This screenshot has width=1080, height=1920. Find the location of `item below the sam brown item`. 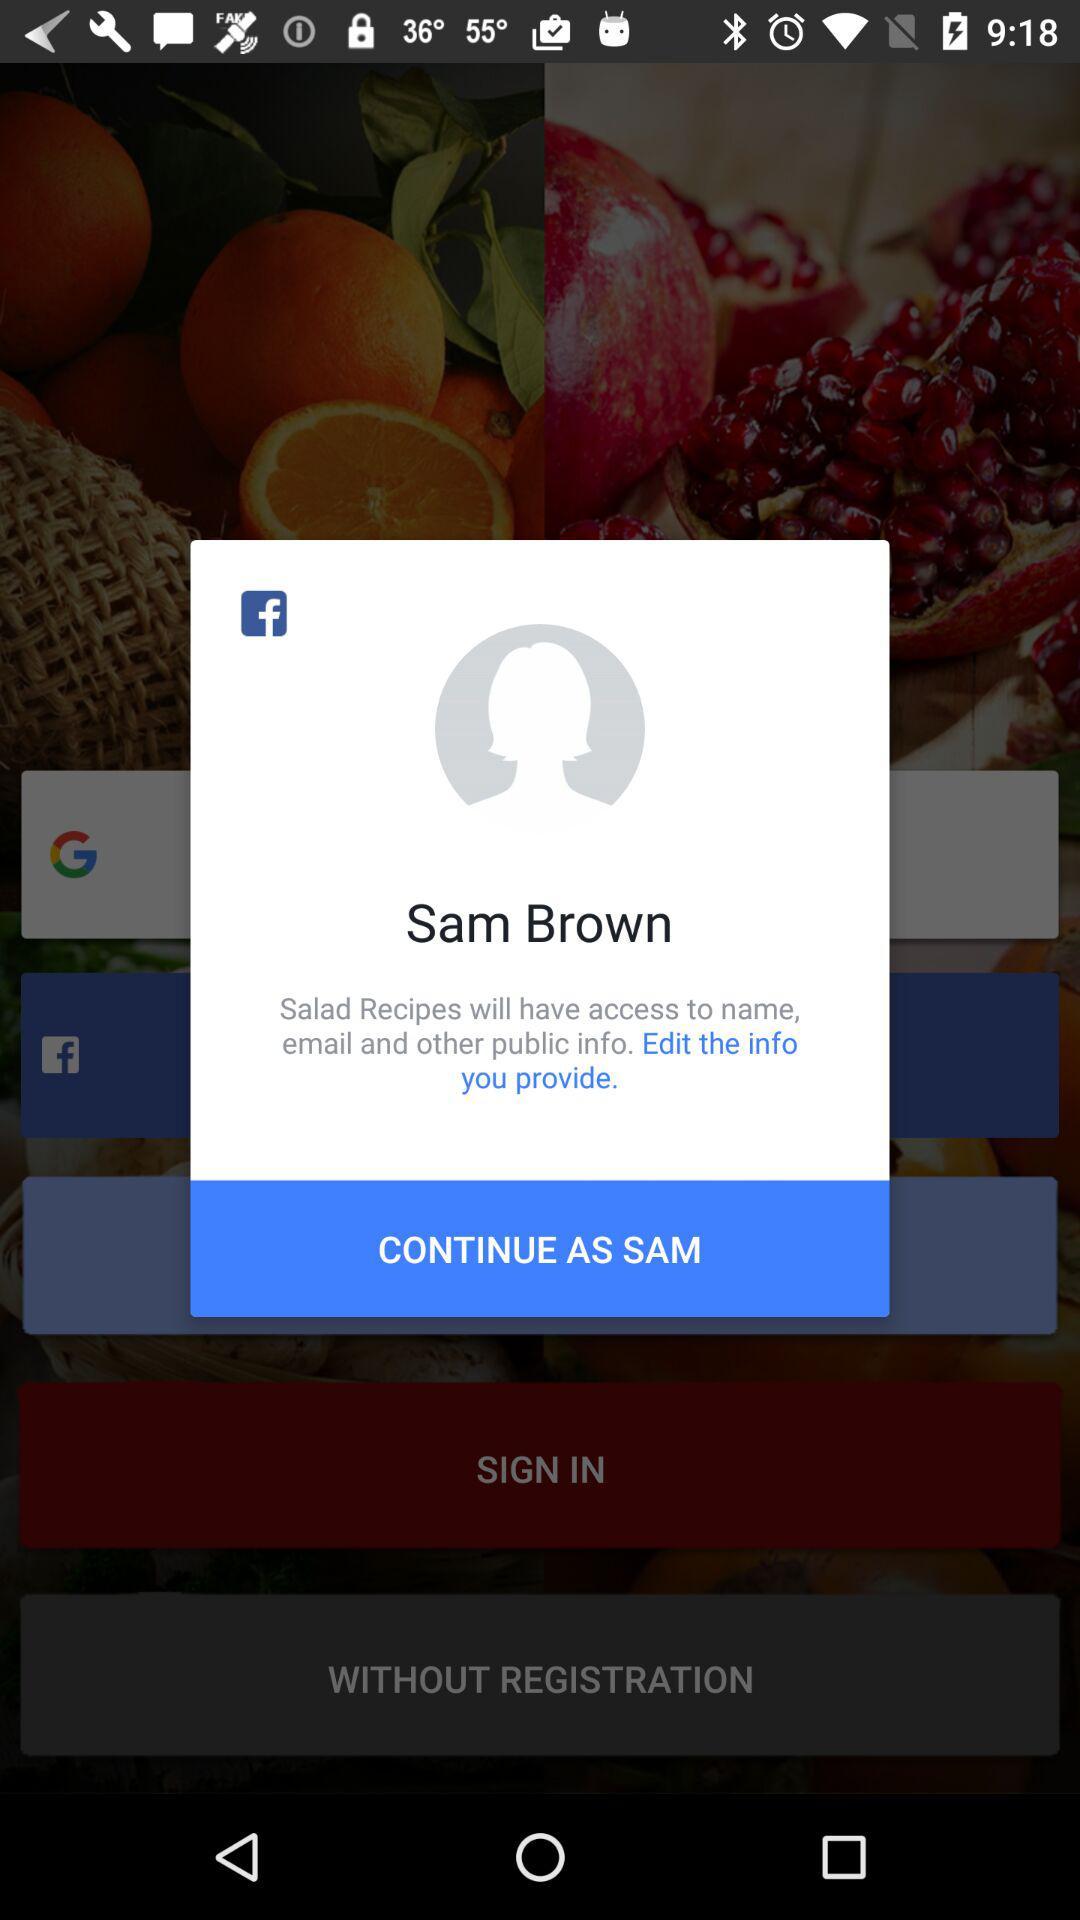

item below the sam brown item is located at coordinates (540, 1041).